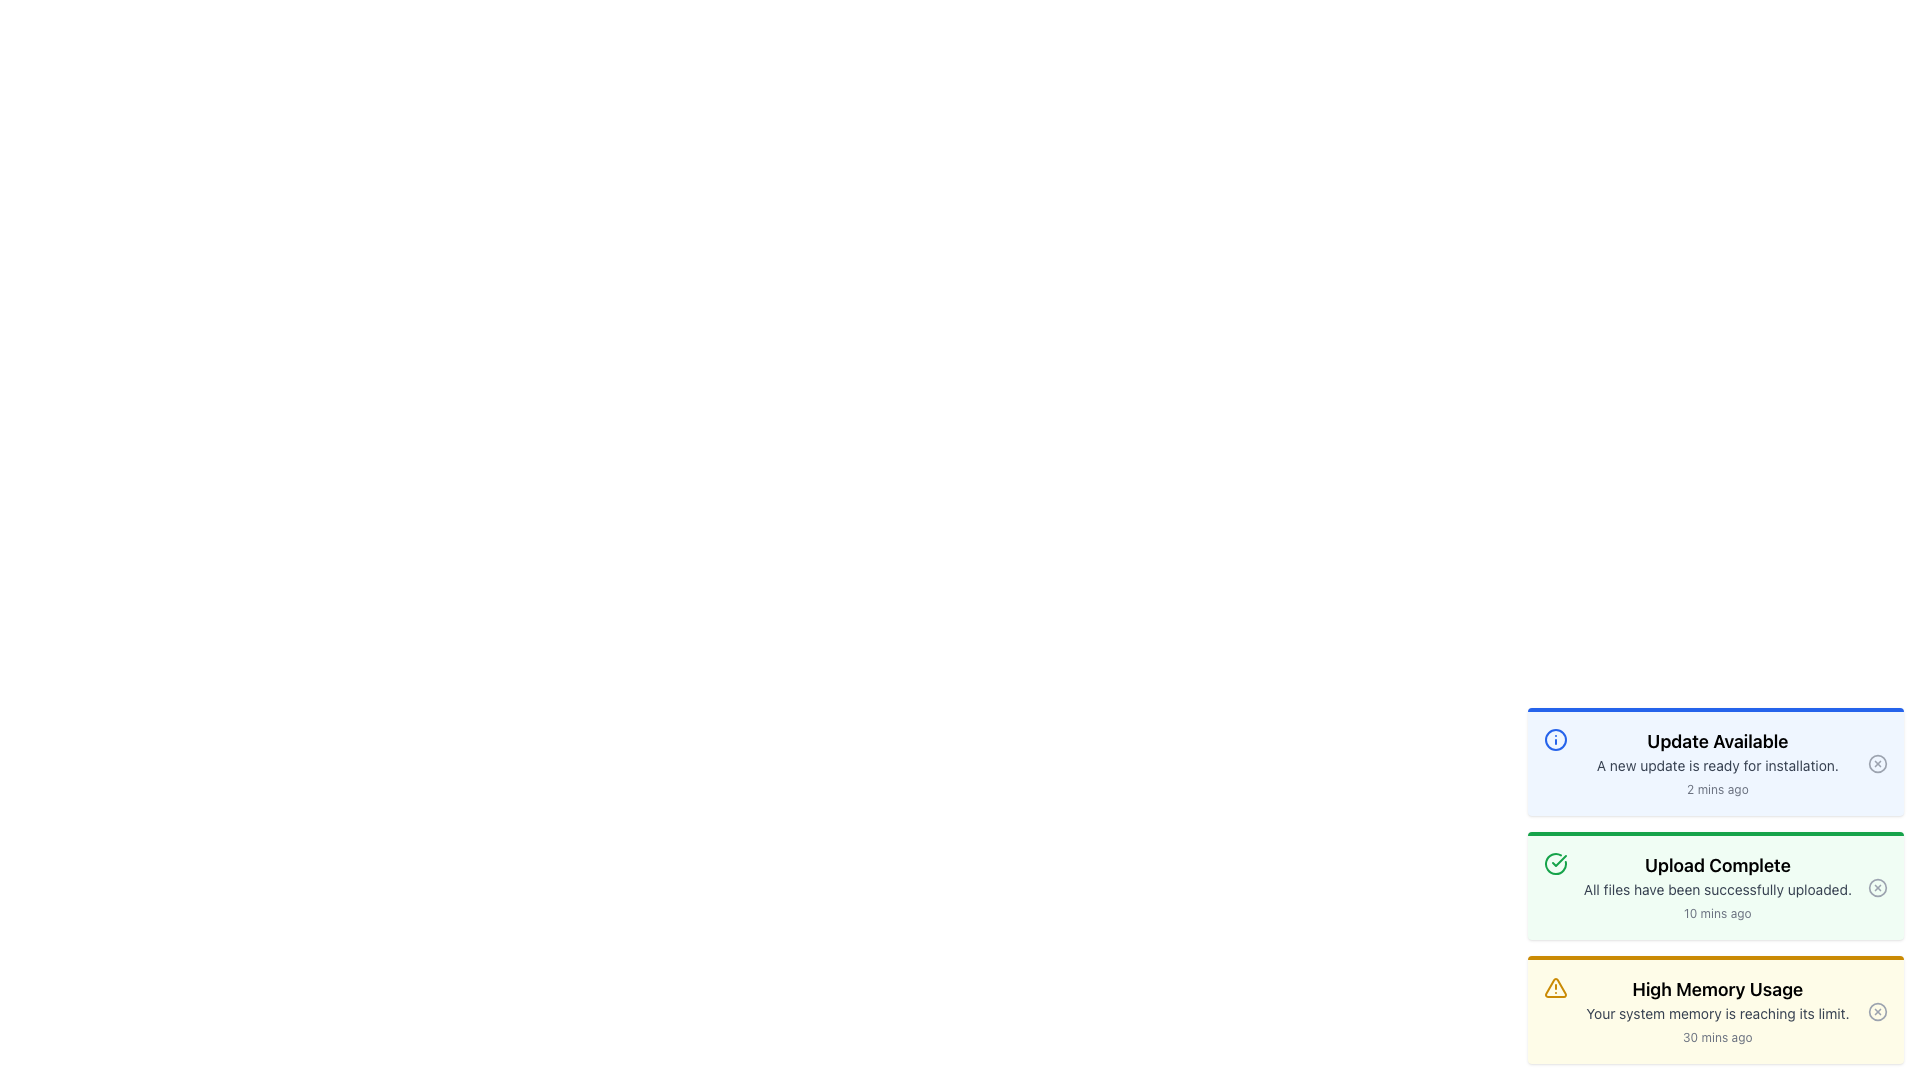  What do you see at coordinates (1554, 863) in the screenshot?
I see `the successful upload icon located in the upper-left corner of the 'Upload Complete' notification card, which is the second card in a vertical stack of notifications` at bounding box center [1554, 863].